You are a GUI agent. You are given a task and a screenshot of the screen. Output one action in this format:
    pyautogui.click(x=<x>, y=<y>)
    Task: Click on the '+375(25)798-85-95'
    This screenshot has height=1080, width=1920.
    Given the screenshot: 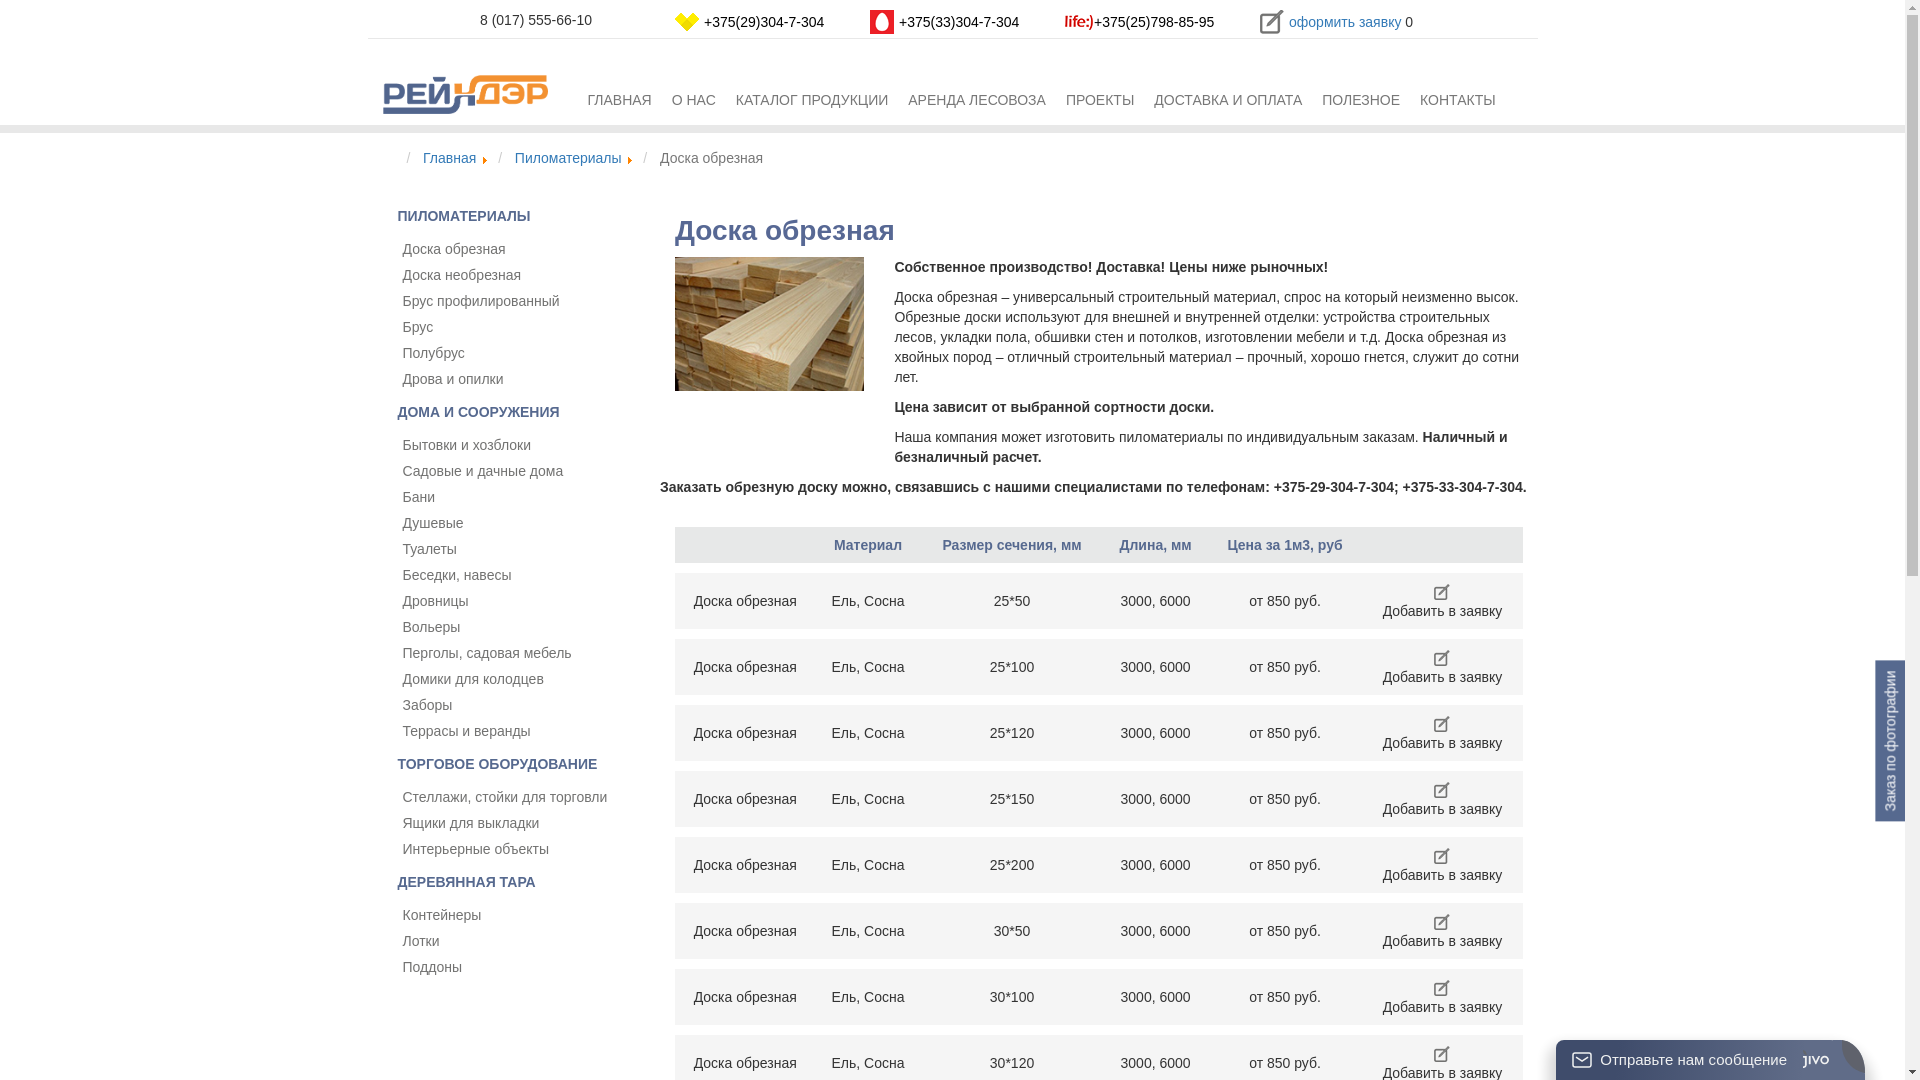 What is the action you would take?
    pyautogui.click(x=1153, y=22)
    